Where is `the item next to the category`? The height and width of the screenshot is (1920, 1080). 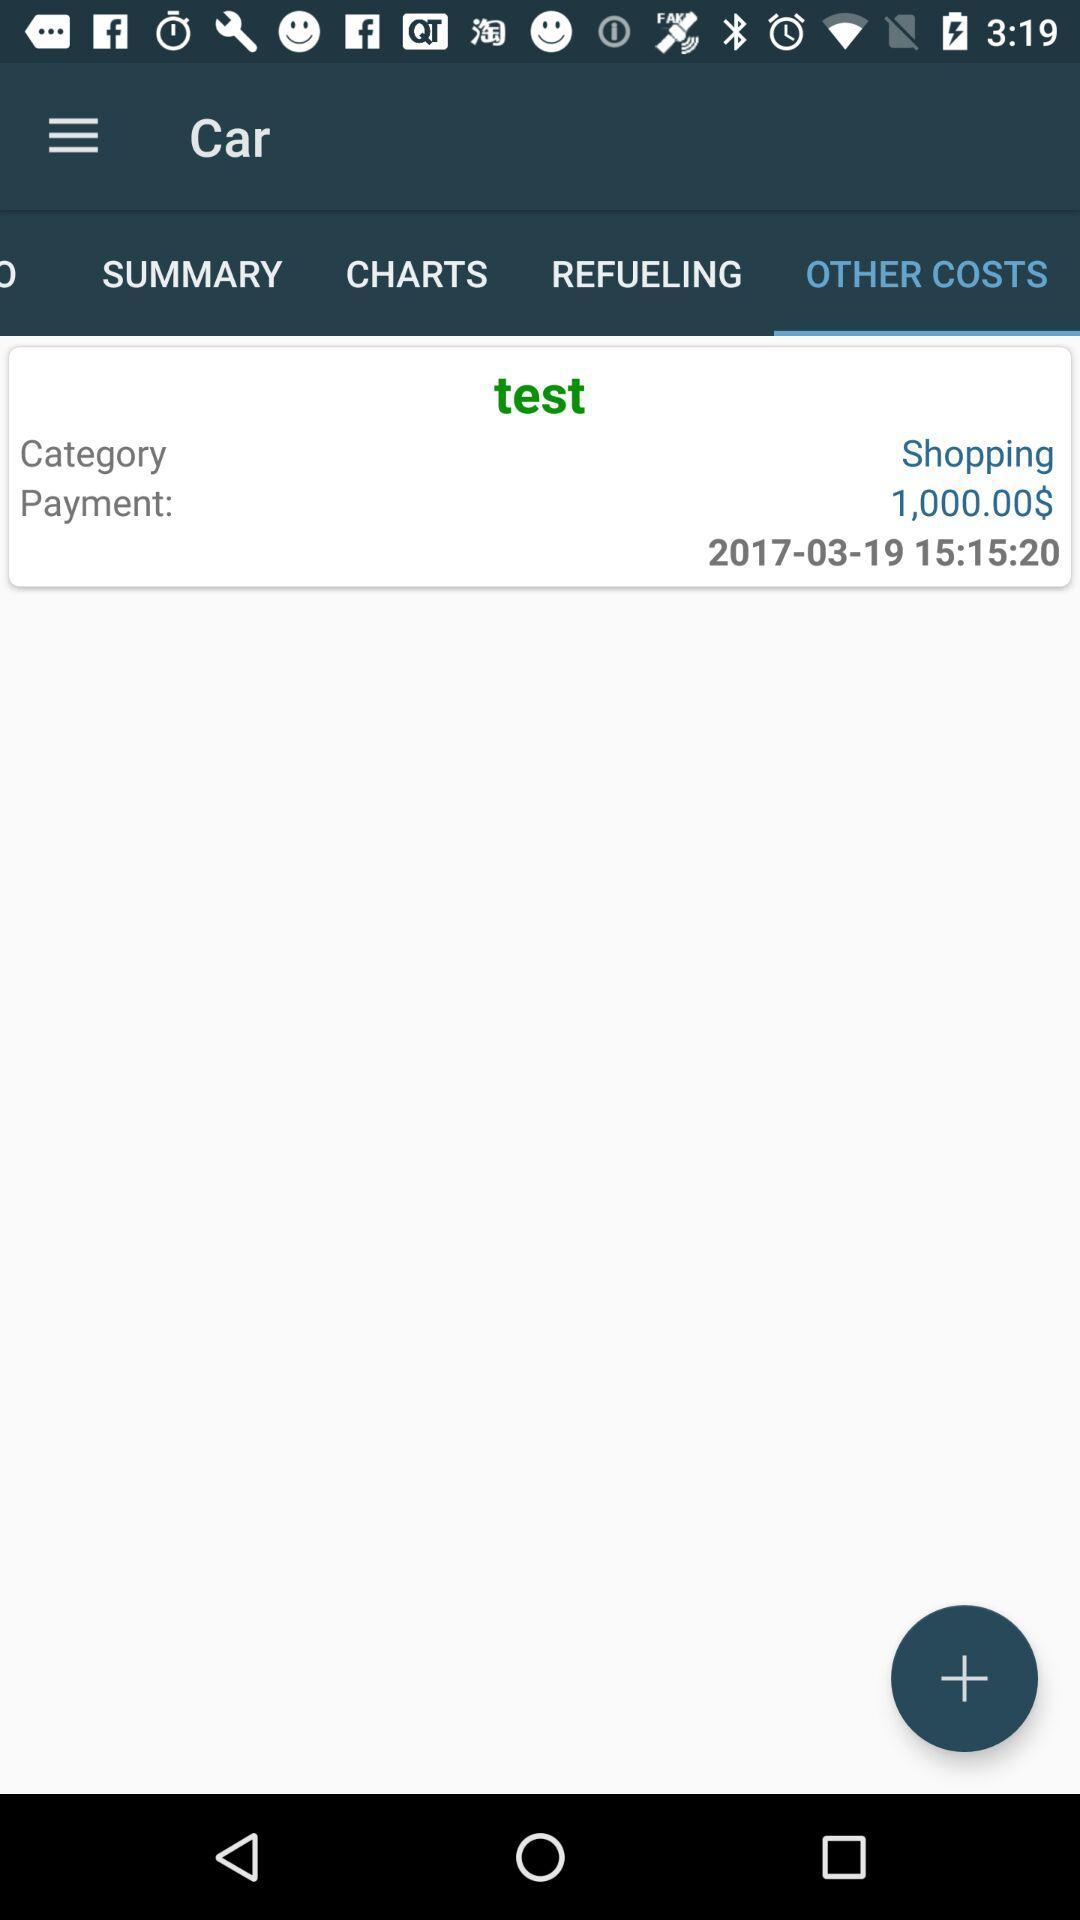
the item next to the category is located at coordinates (792, 501).